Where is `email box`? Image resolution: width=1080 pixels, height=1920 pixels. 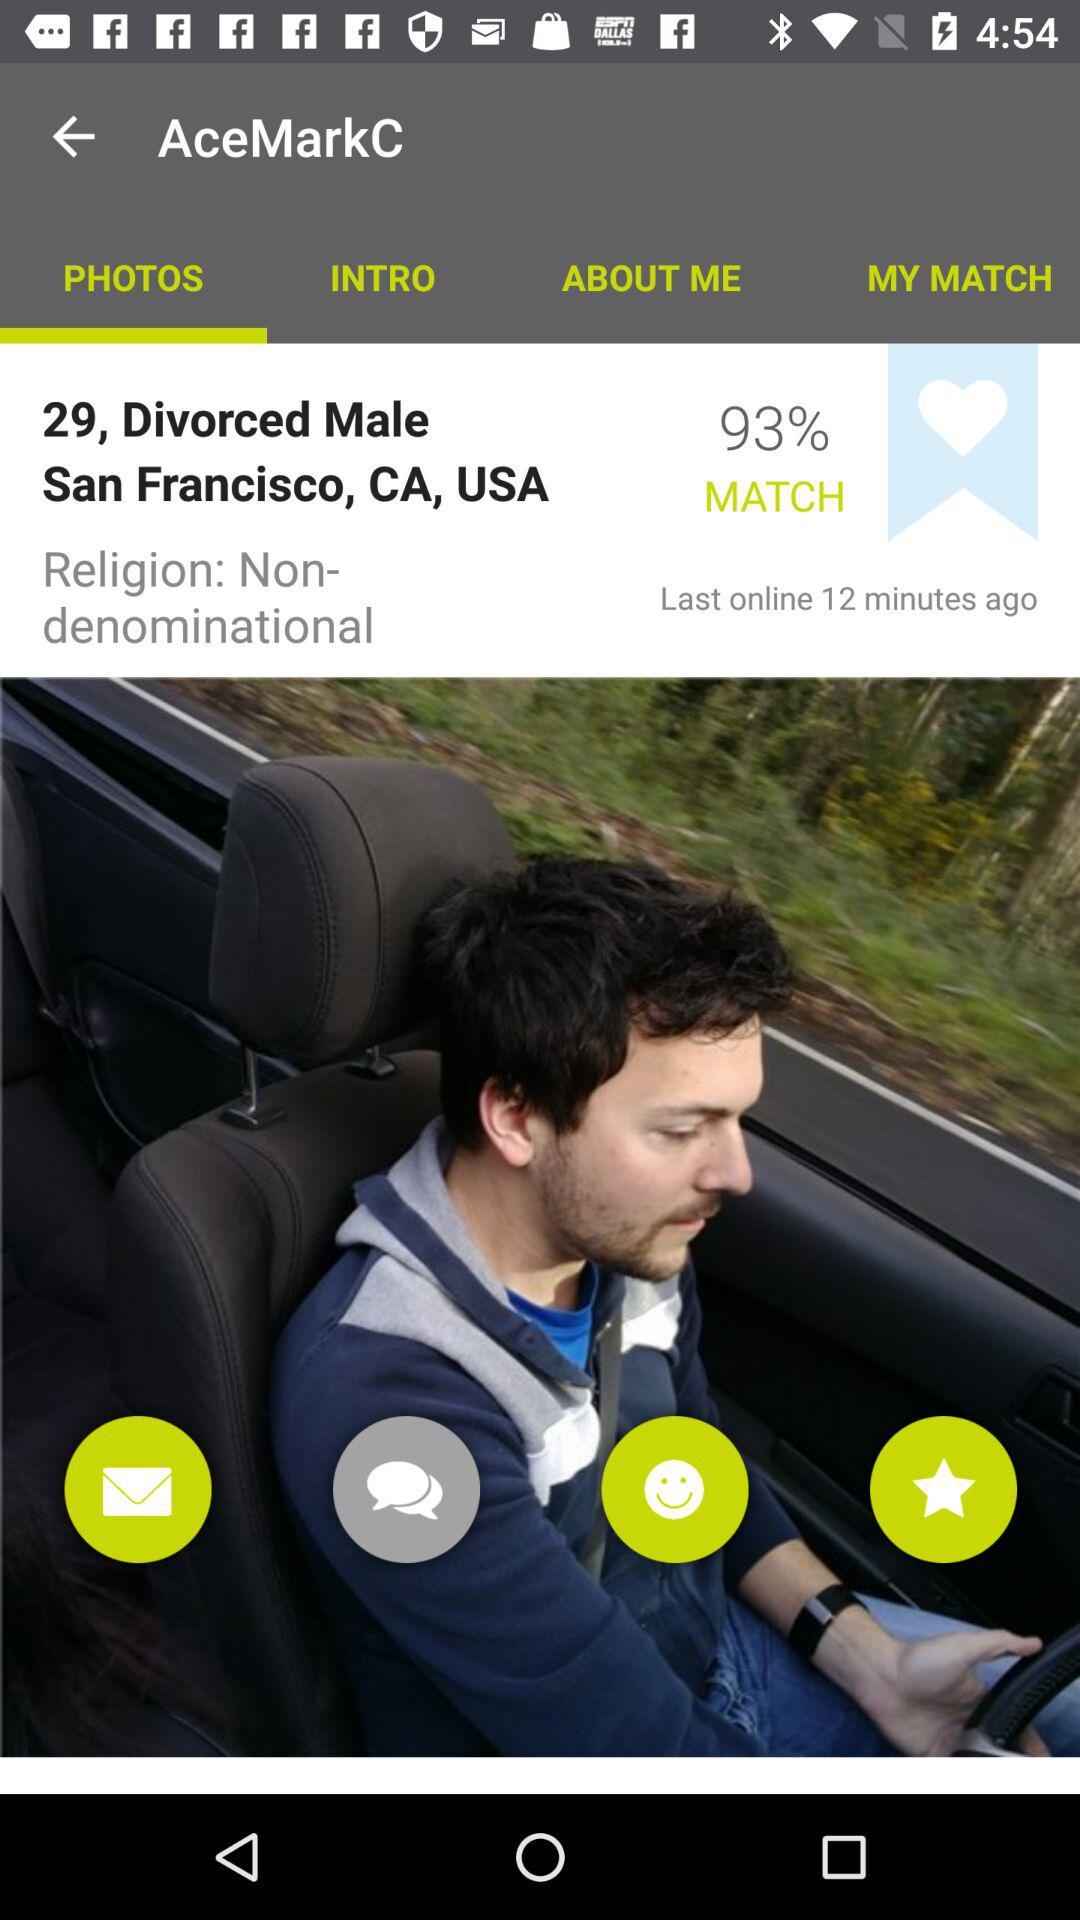 email box is located at coordinates (137, 1489).